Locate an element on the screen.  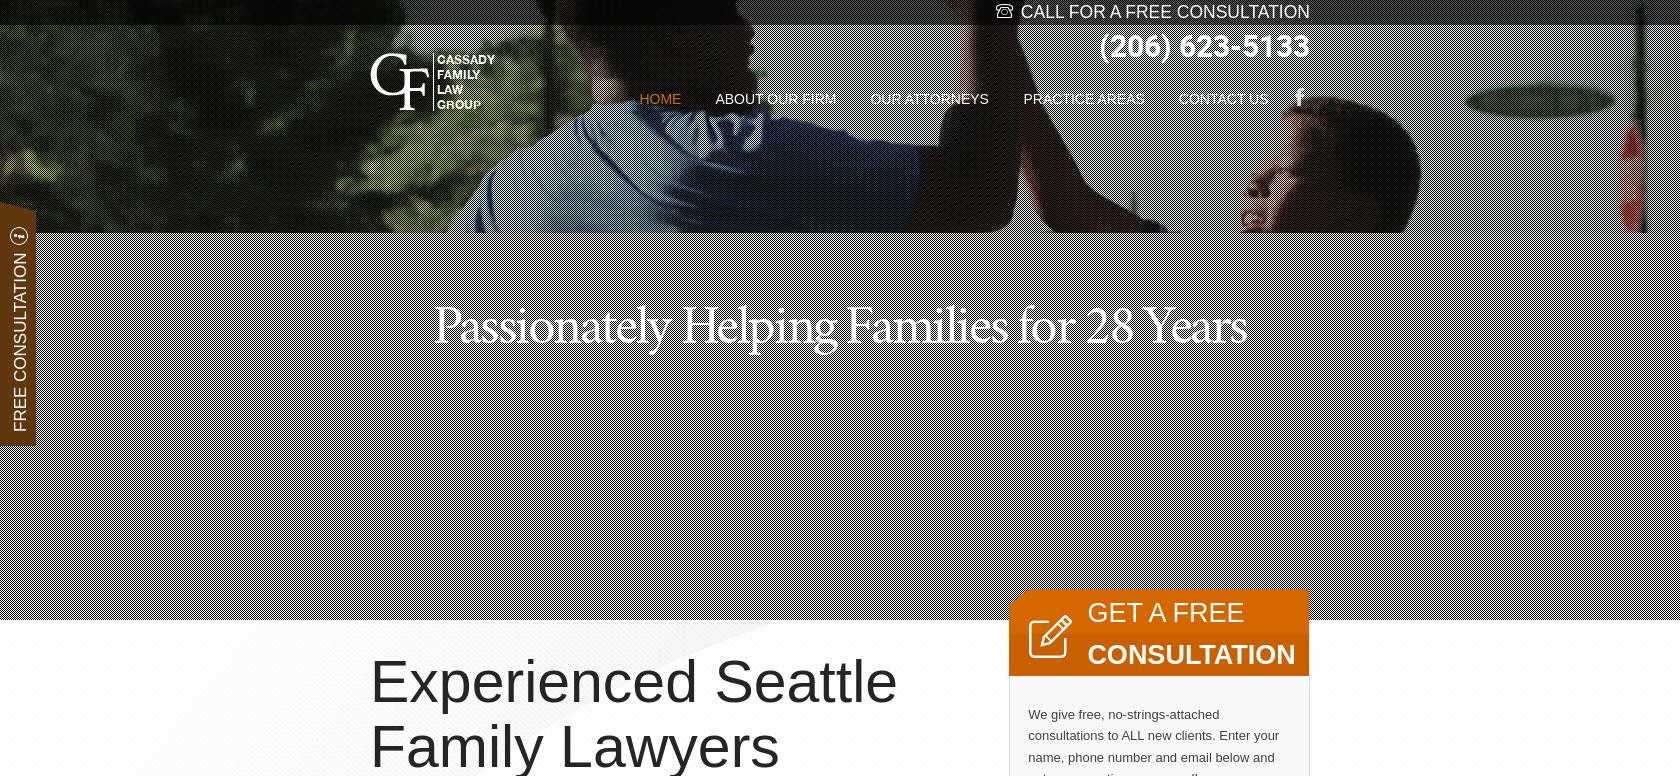
'Passionately Helping Families for 28 Years' is located at coordinates (839, 325).